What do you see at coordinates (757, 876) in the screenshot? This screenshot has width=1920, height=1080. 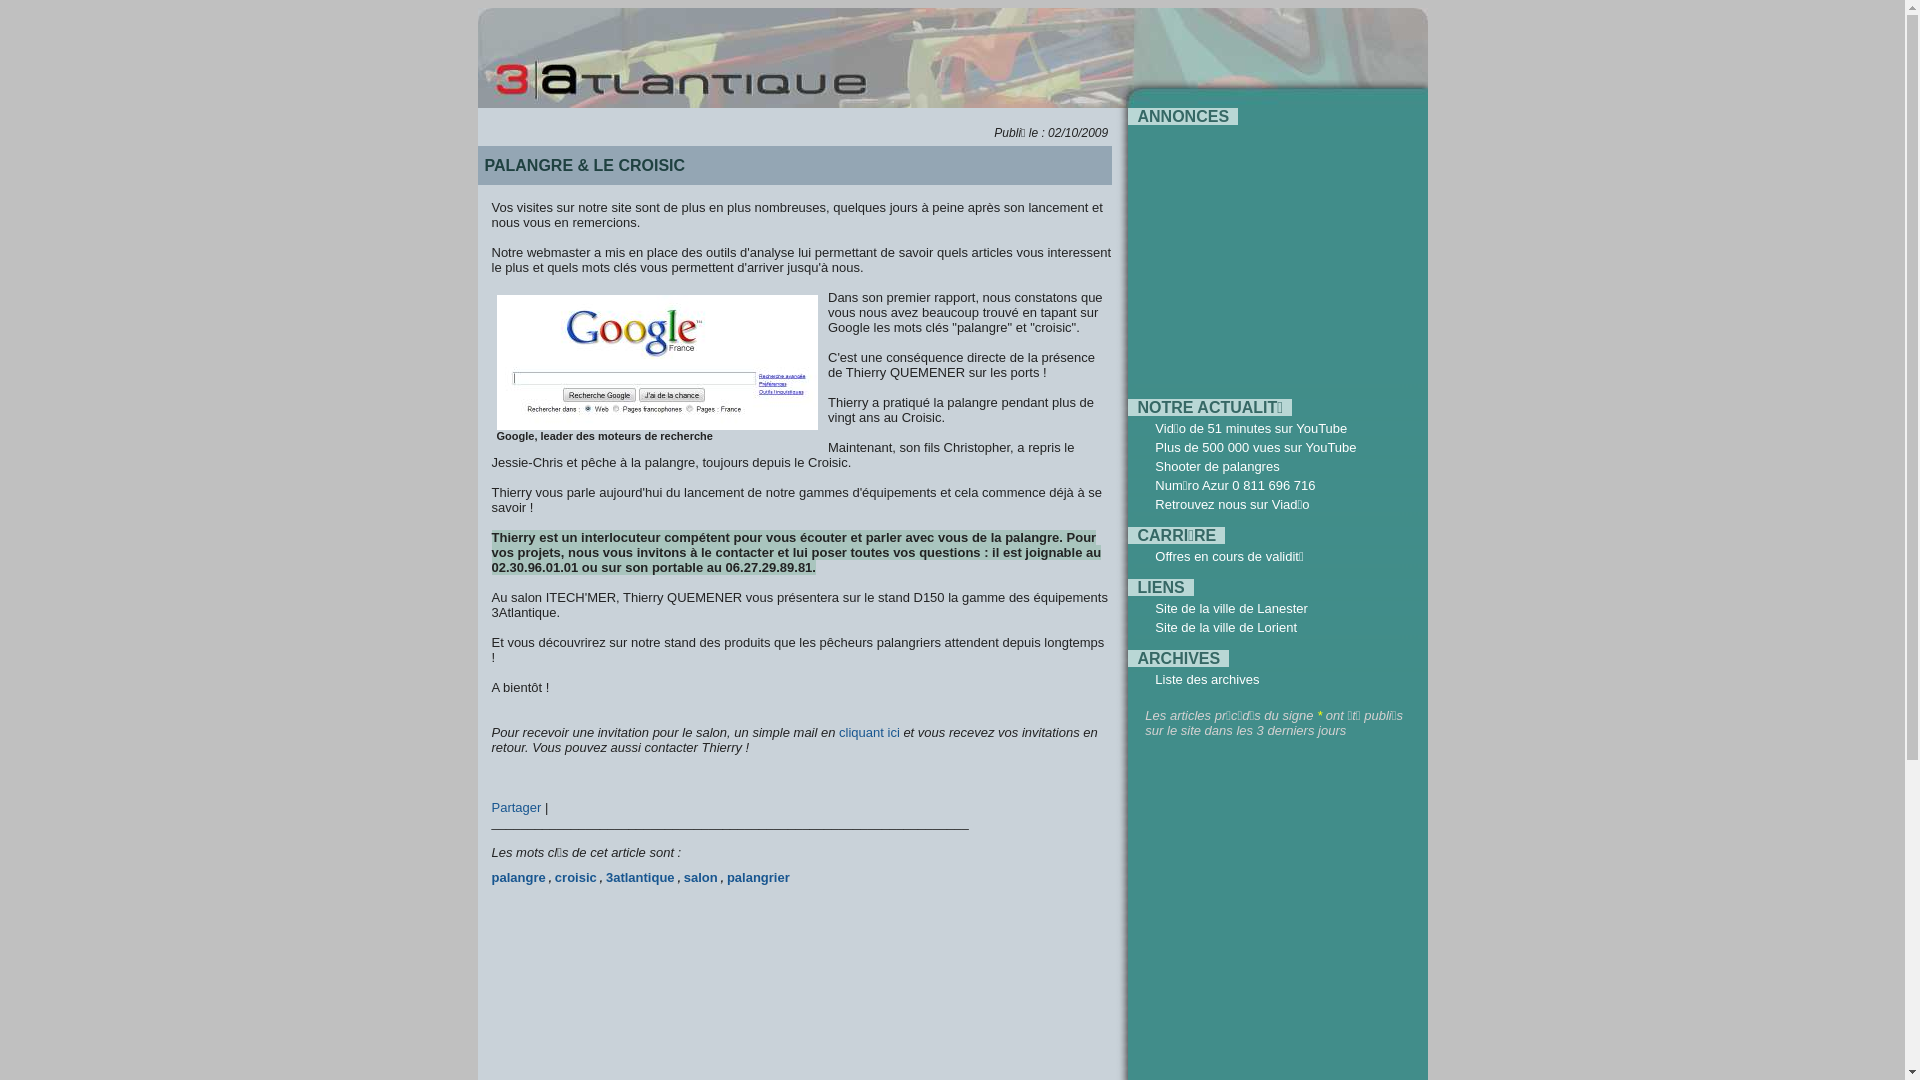 I see `'palangrier'` at bounding box center [757, 876].